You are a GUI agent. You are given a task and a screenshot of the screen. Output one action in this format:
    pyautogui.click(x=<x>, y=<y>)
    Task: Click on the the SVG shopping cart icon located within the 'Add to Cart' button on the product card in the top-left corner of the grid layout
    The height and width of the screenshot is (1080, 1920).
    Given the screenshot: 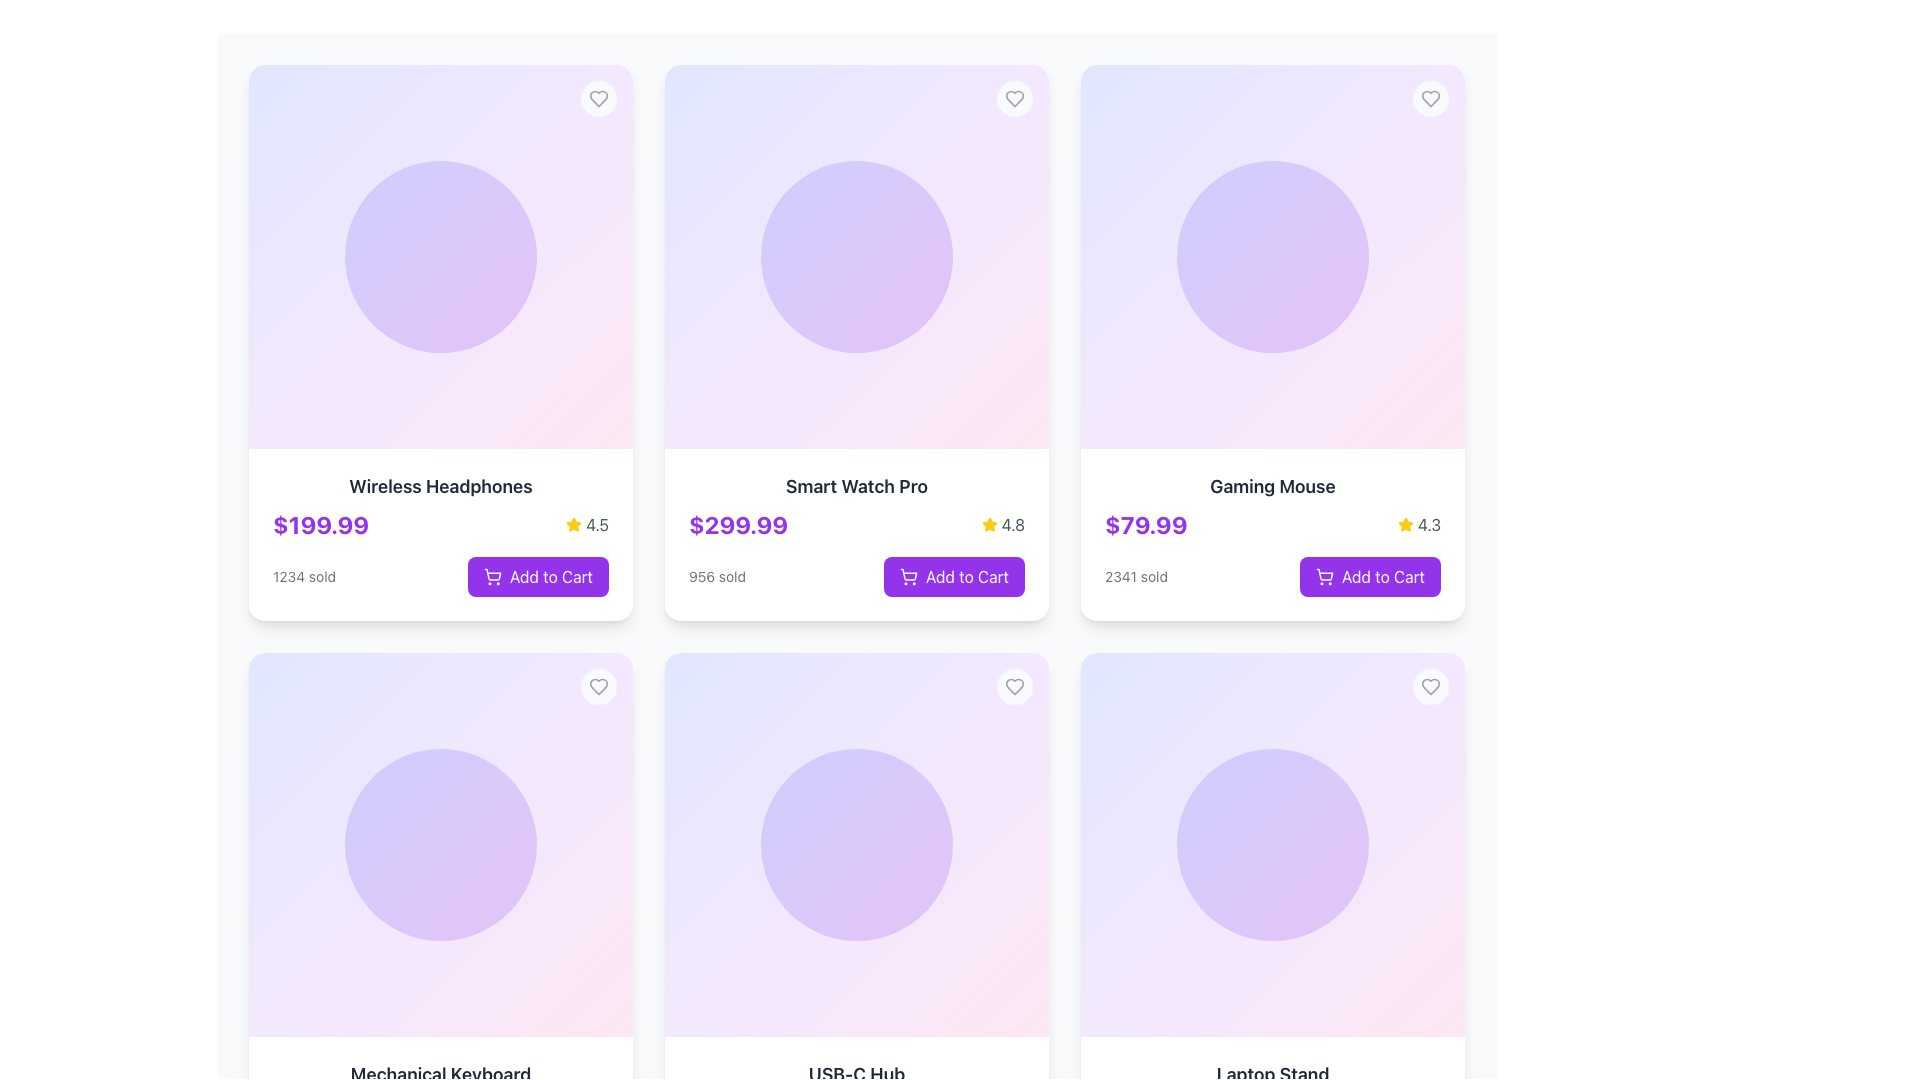 What is the action you would take?
    pyautogui.click(x=493, y=577)
    